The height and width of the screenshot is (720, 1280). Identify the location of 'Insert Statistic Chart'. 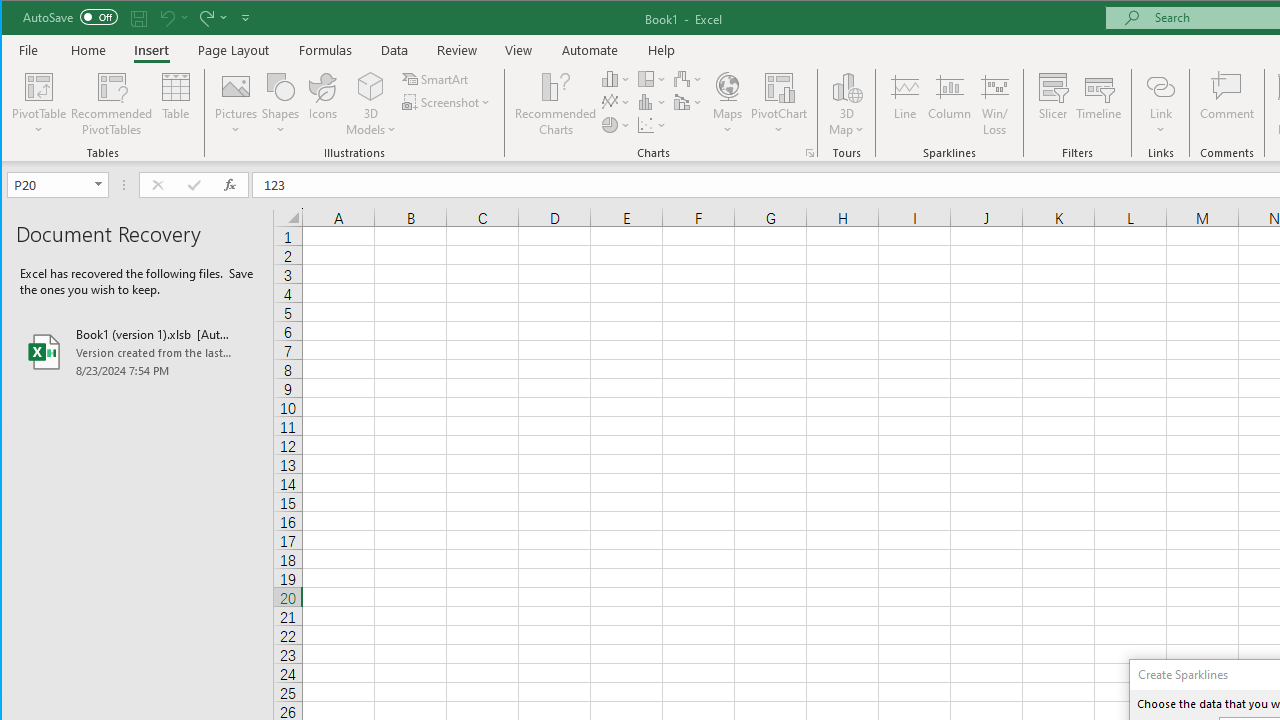
(652, 102).